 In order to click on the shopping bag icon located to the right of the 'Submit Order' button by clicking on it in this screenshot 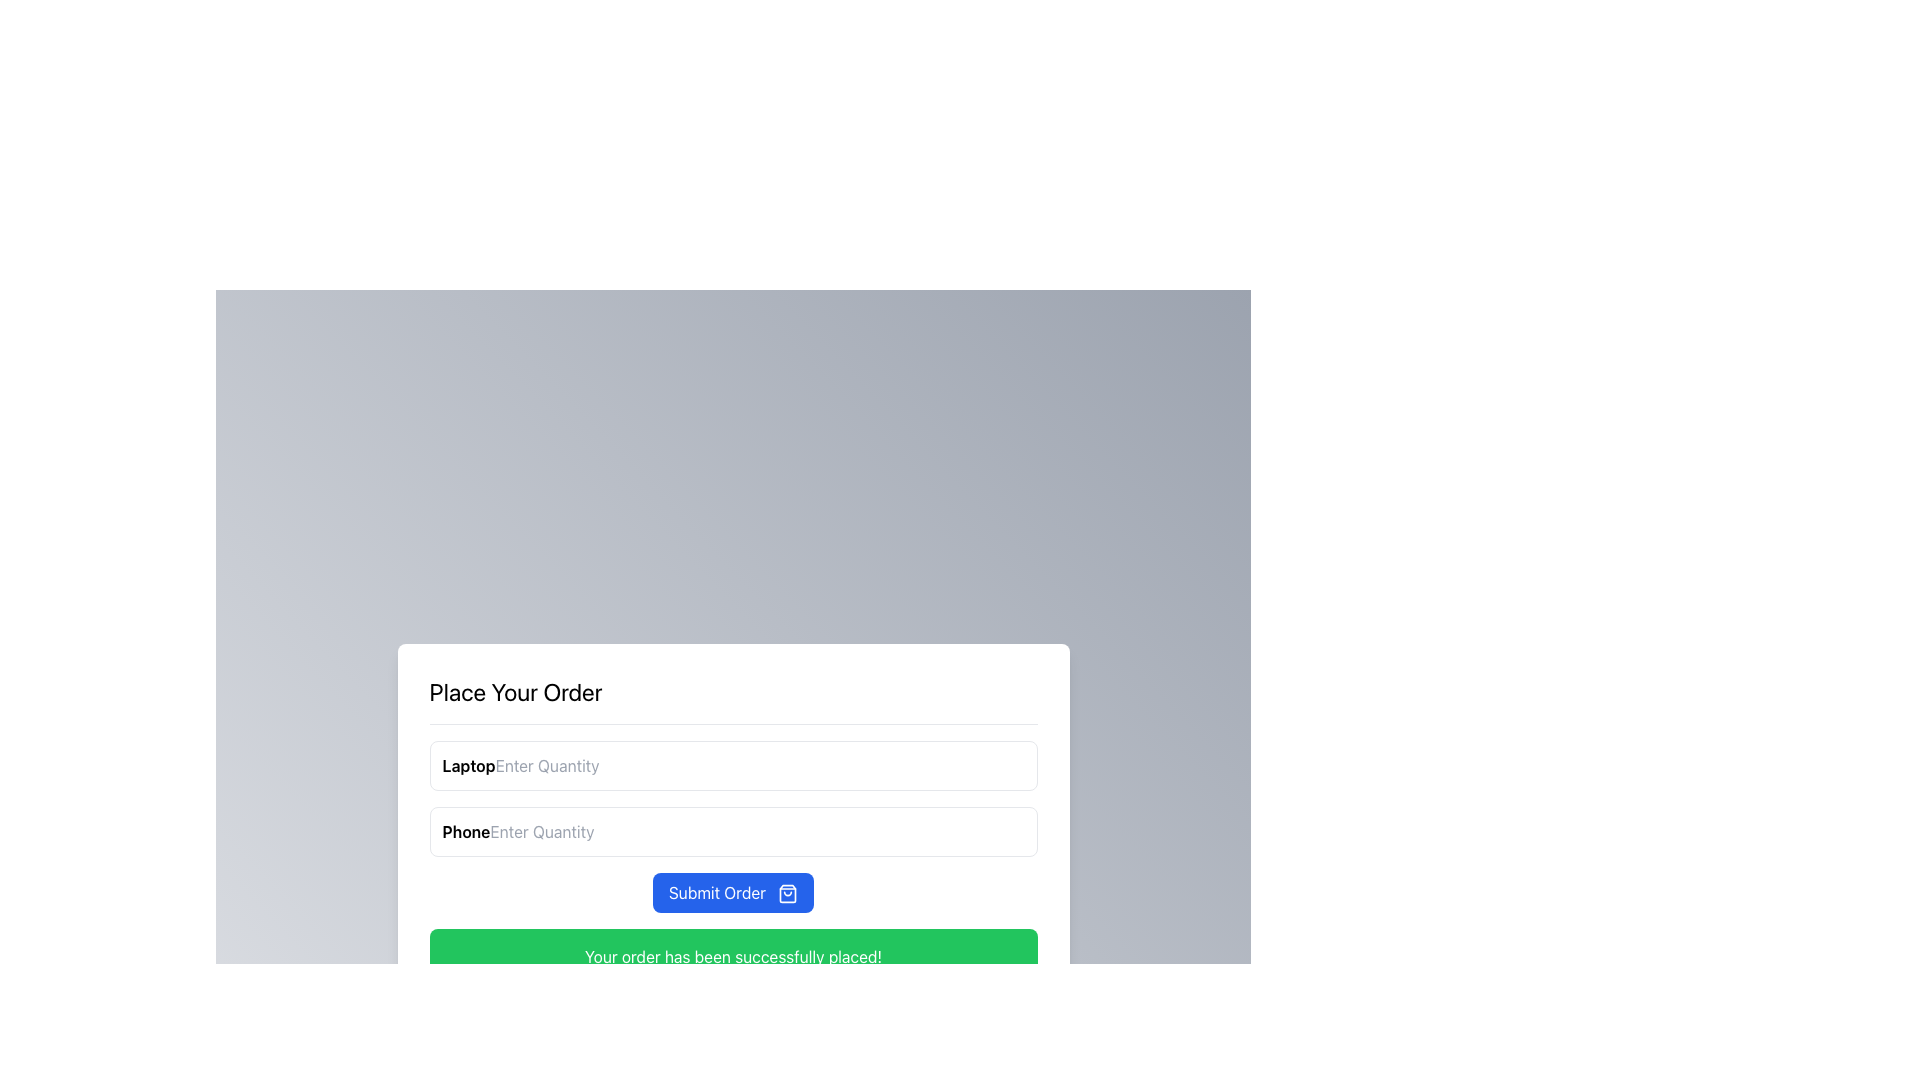, I will do `click(787, 893)`.